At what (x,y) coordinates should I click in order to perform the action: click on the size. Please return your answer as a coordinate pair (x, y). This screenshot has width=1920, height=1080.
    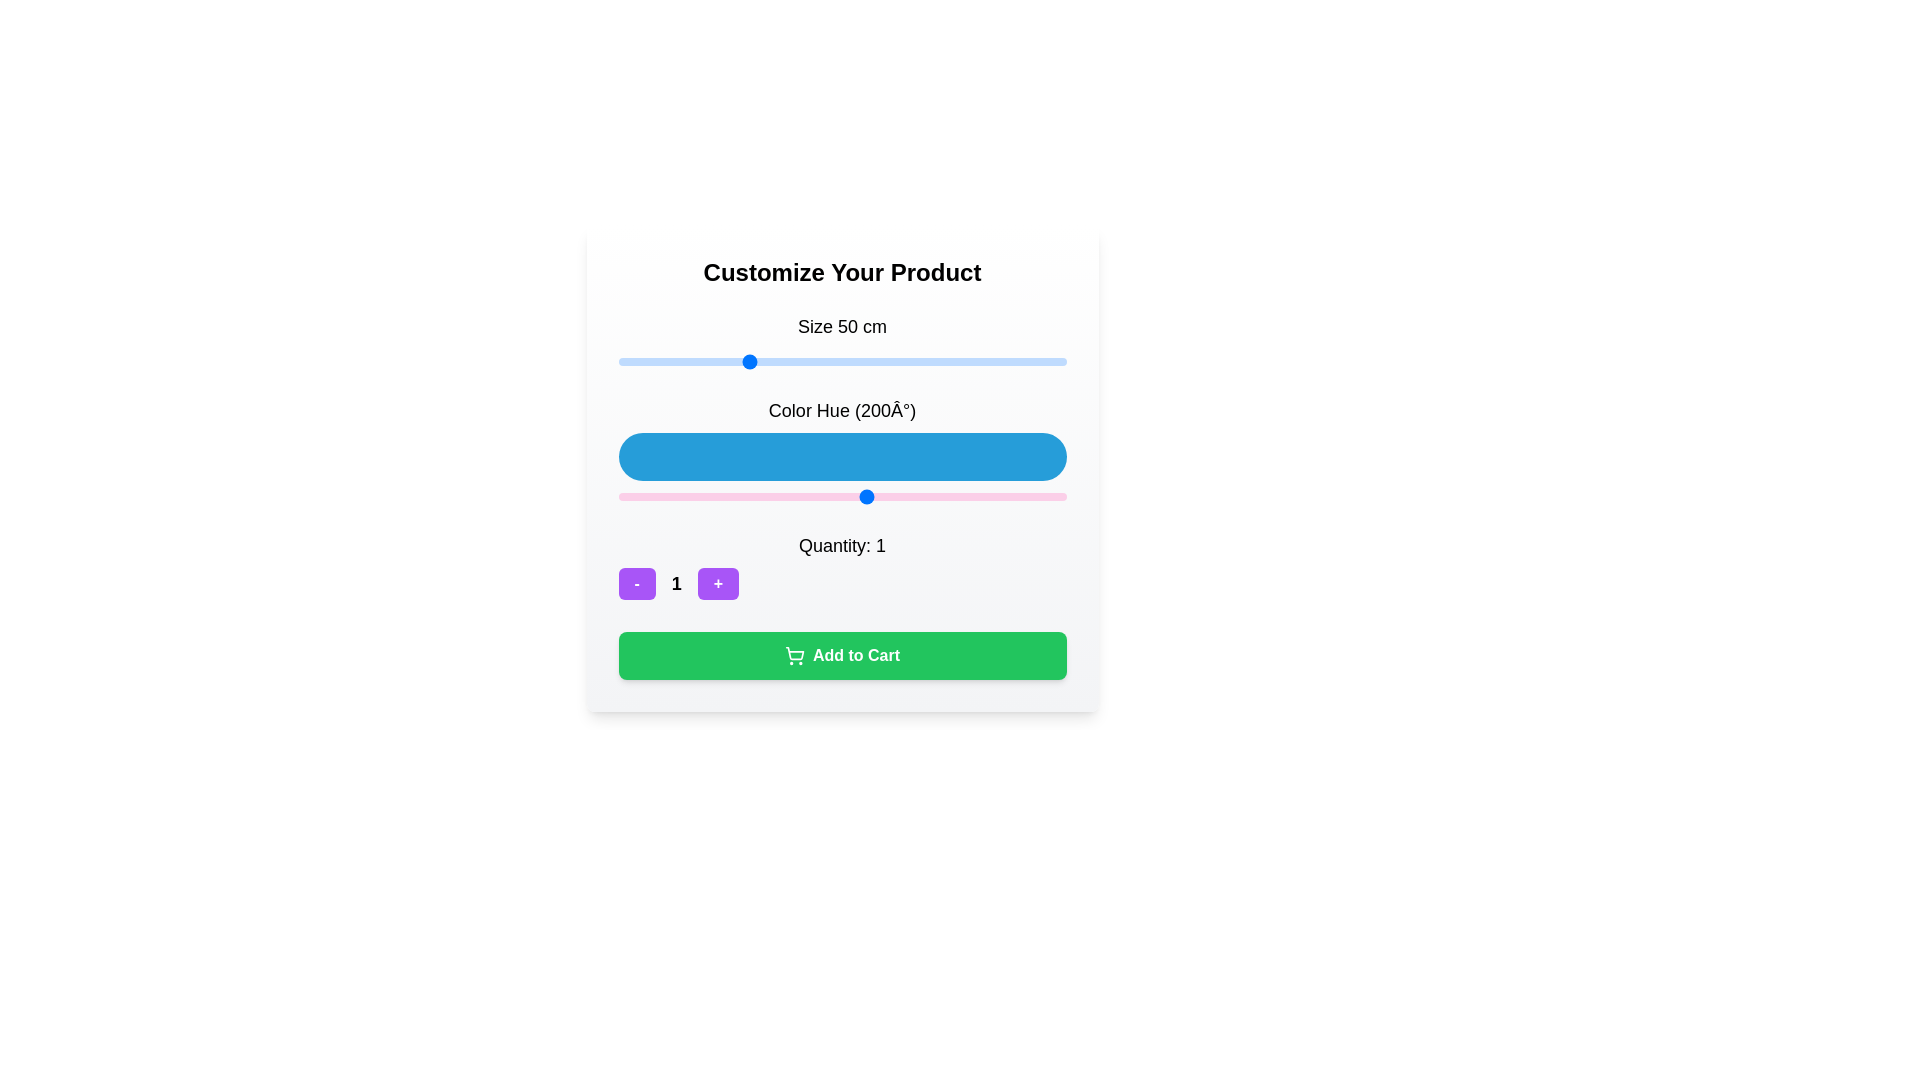
    Looking at the image, I should click on (950, 362).